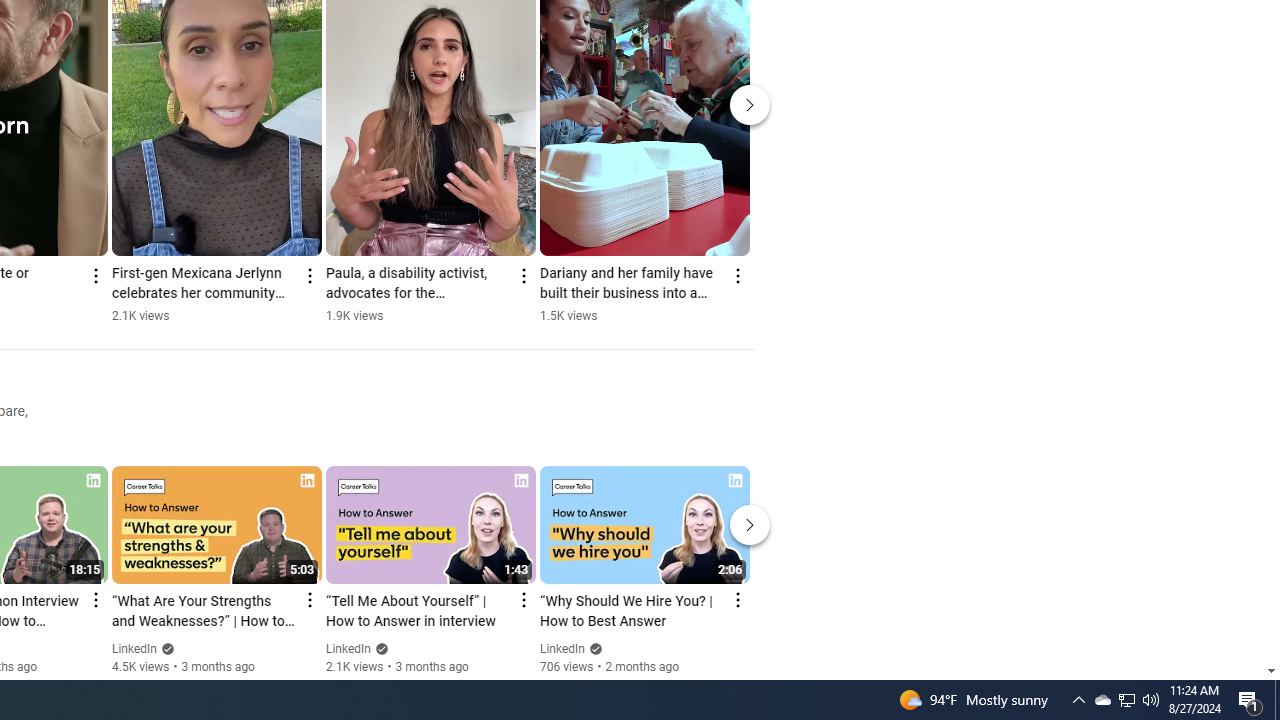 This screenshot has height=720, width=1280. Describe the element at coordinates (749, 524) in the screenshot. I see `'Next'` at that location.